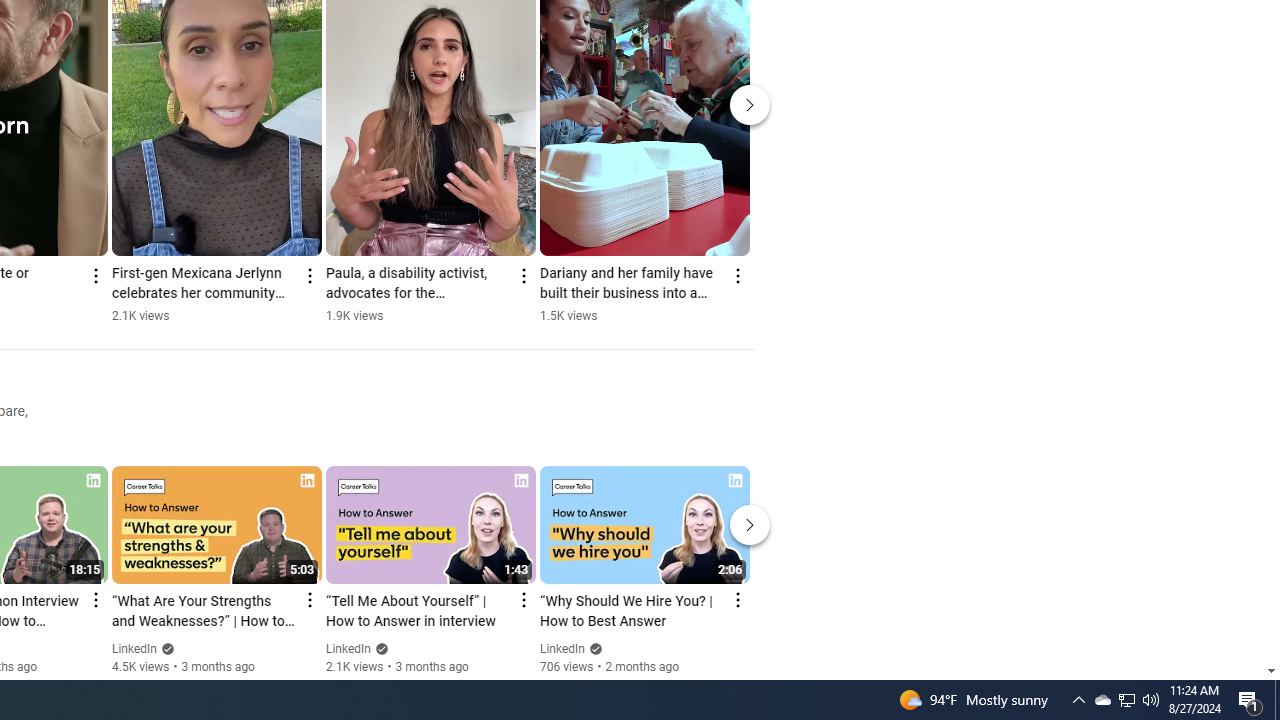 This screenshot has height=720, width=1280. Describe the element at coordinates (749, 524) in the screenshot. I see `'Next'` at that location.